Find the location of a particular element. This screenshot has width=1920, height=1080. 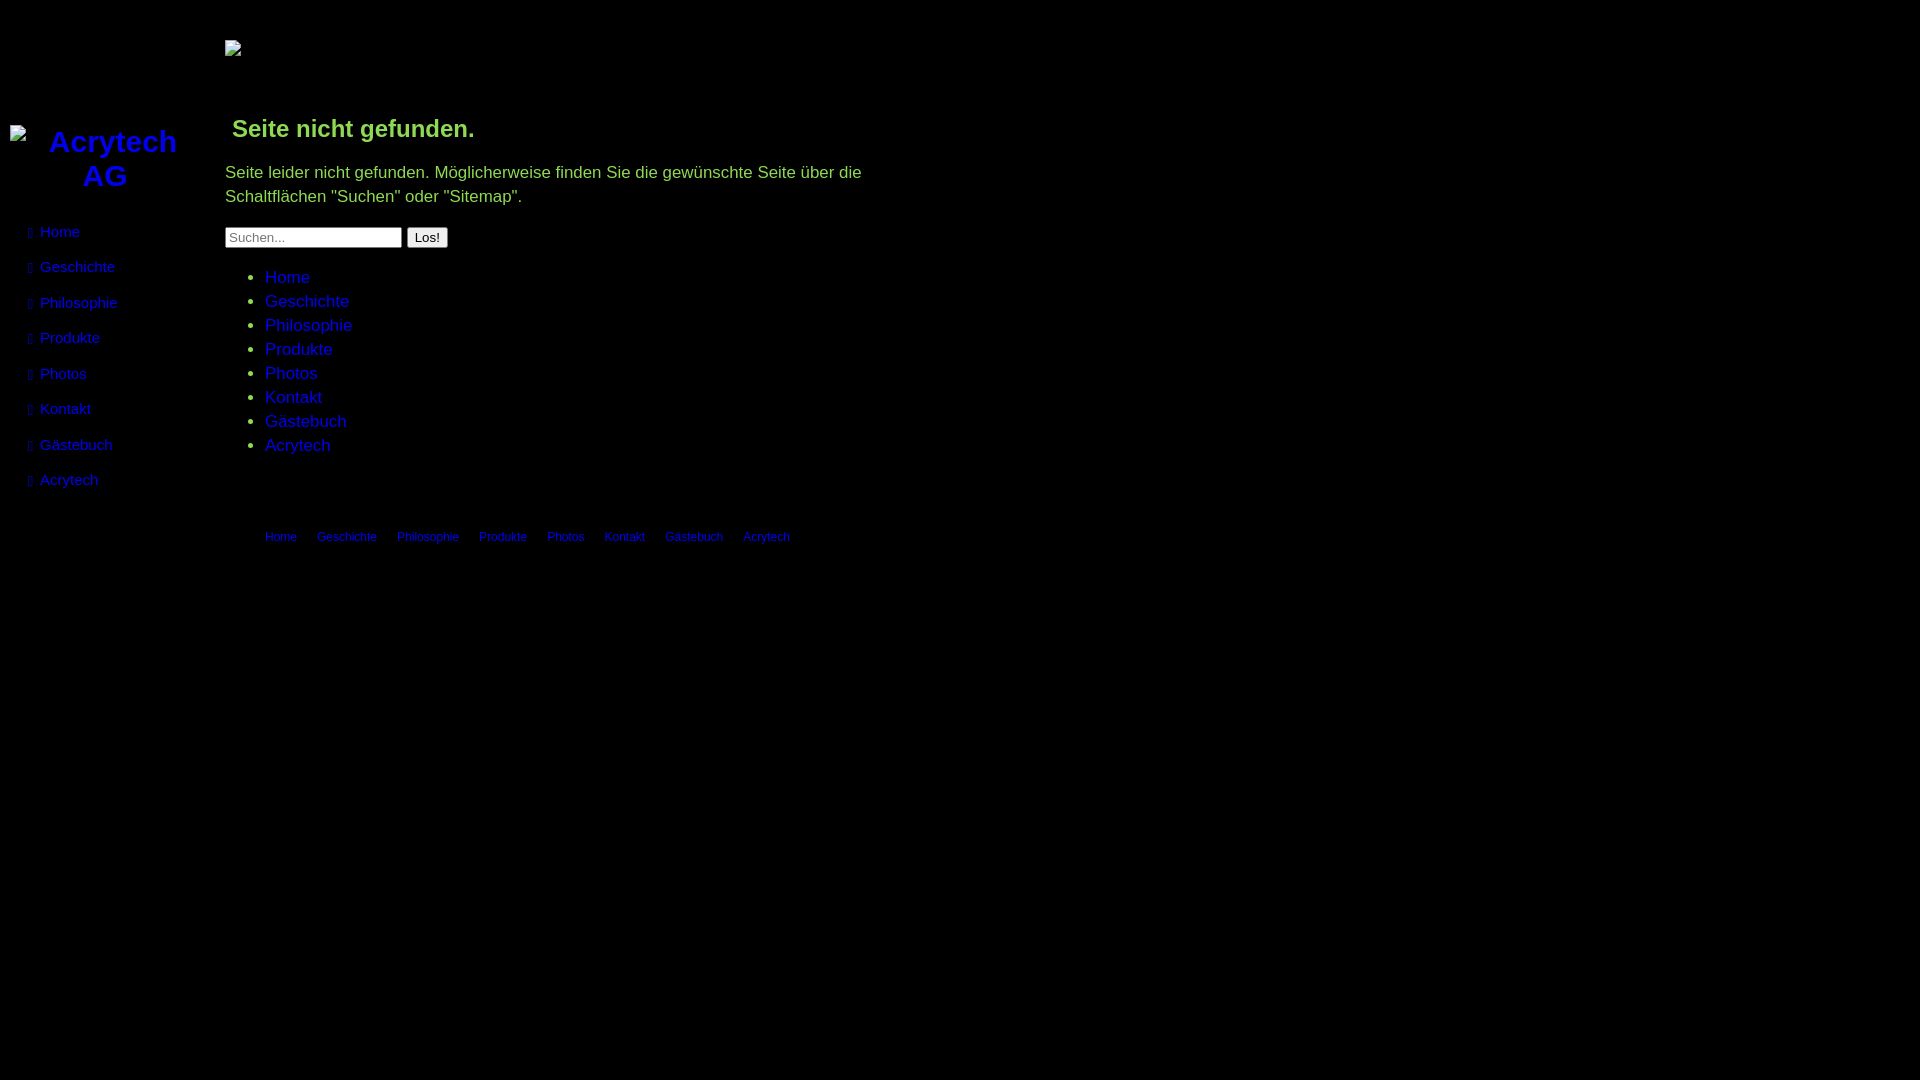

'Geschichte' is located at coordinates (306, 301).